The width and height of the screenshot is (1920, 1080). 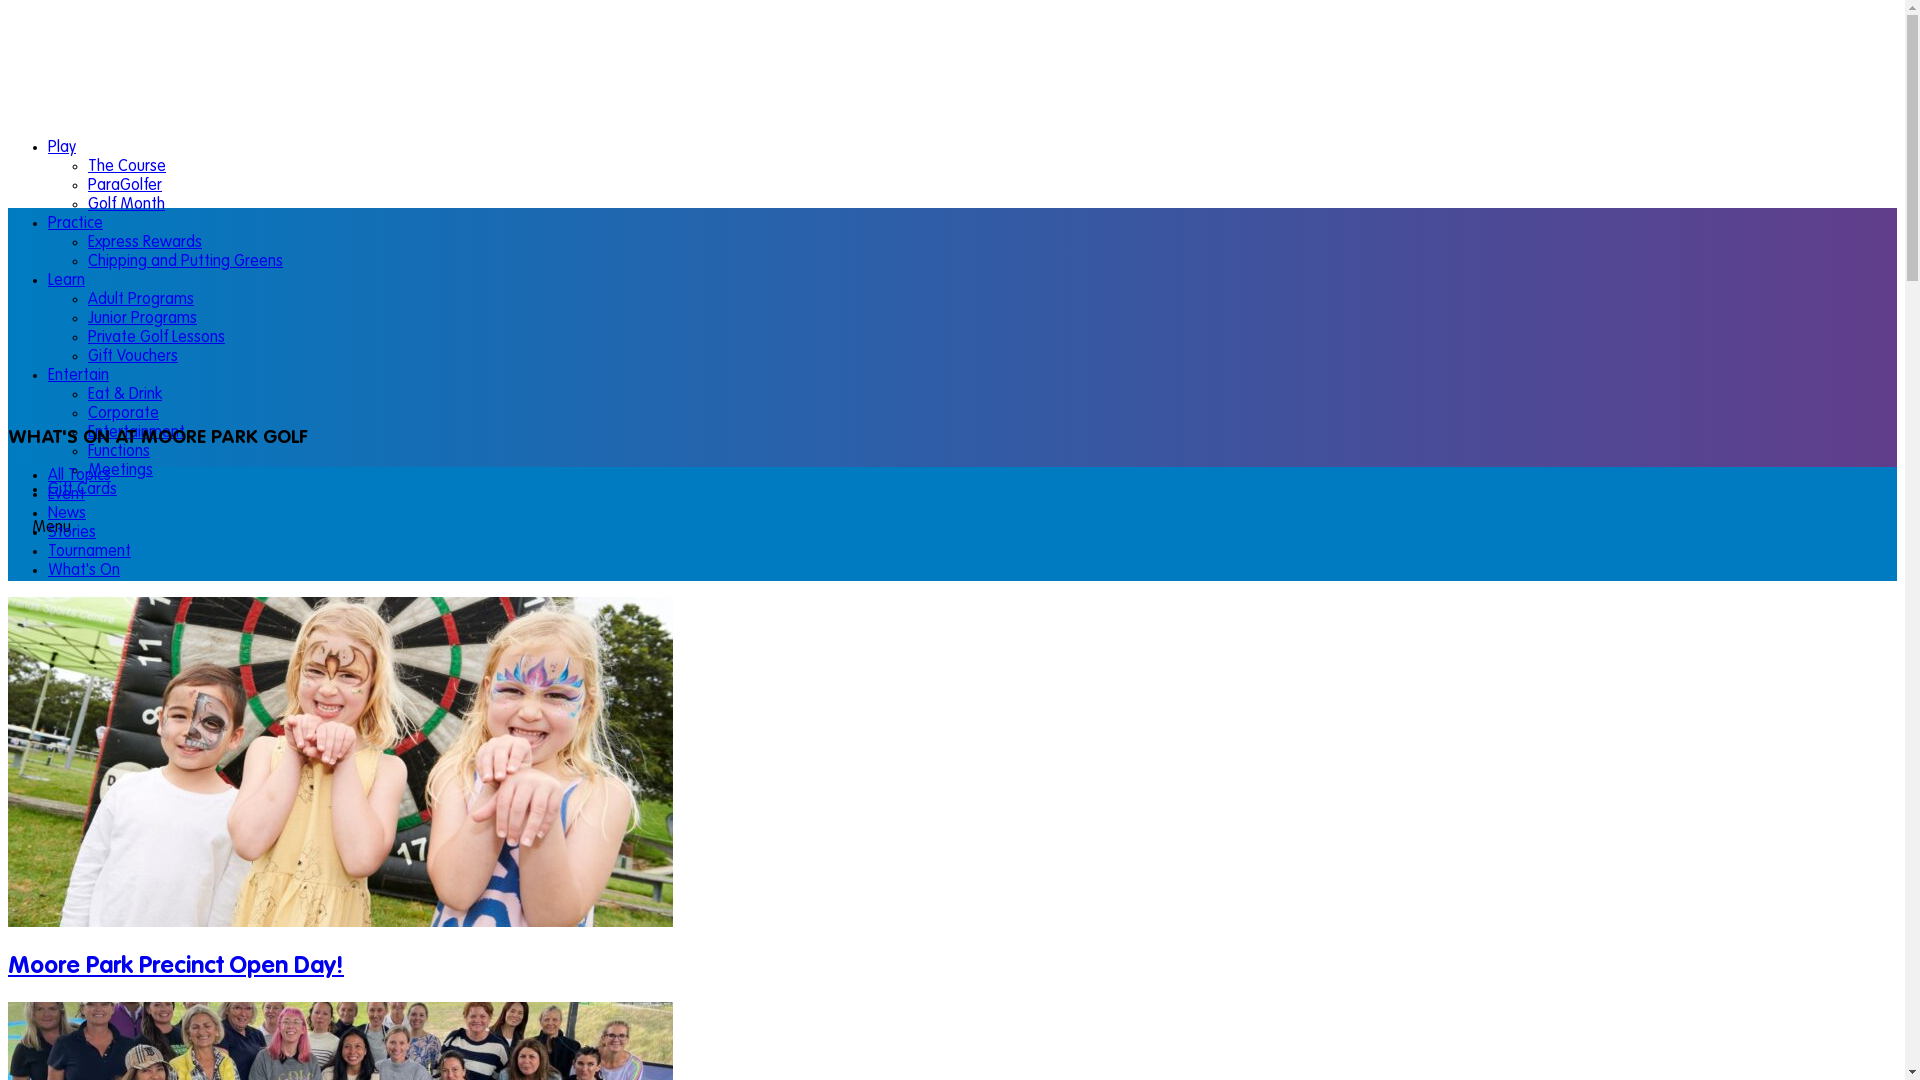 What do you see at coordinates (86, 261) in the screenshot?
I see `'Chipping and Putting Greens'` at bounding box center [86, 261].